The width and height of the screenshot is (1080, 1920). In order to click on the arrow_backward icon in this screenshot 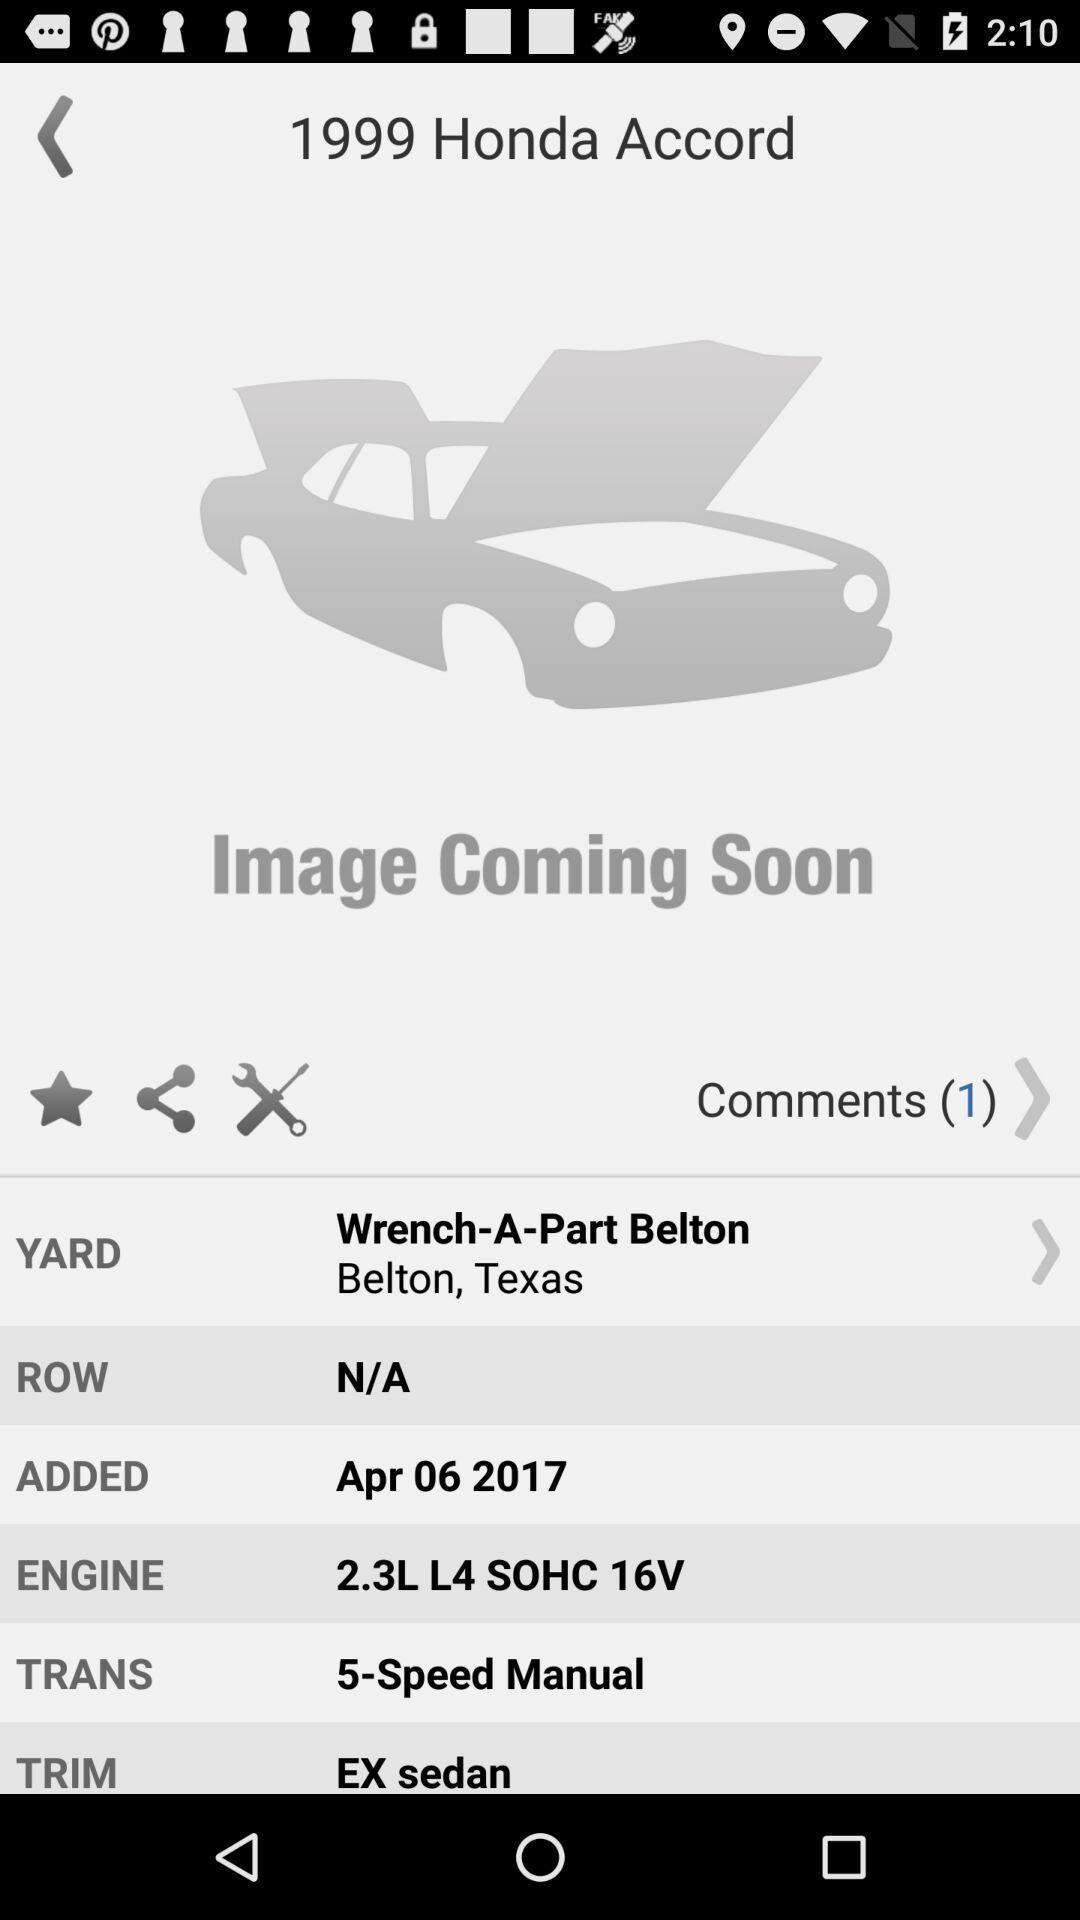, I will do `click(64, 145)`.